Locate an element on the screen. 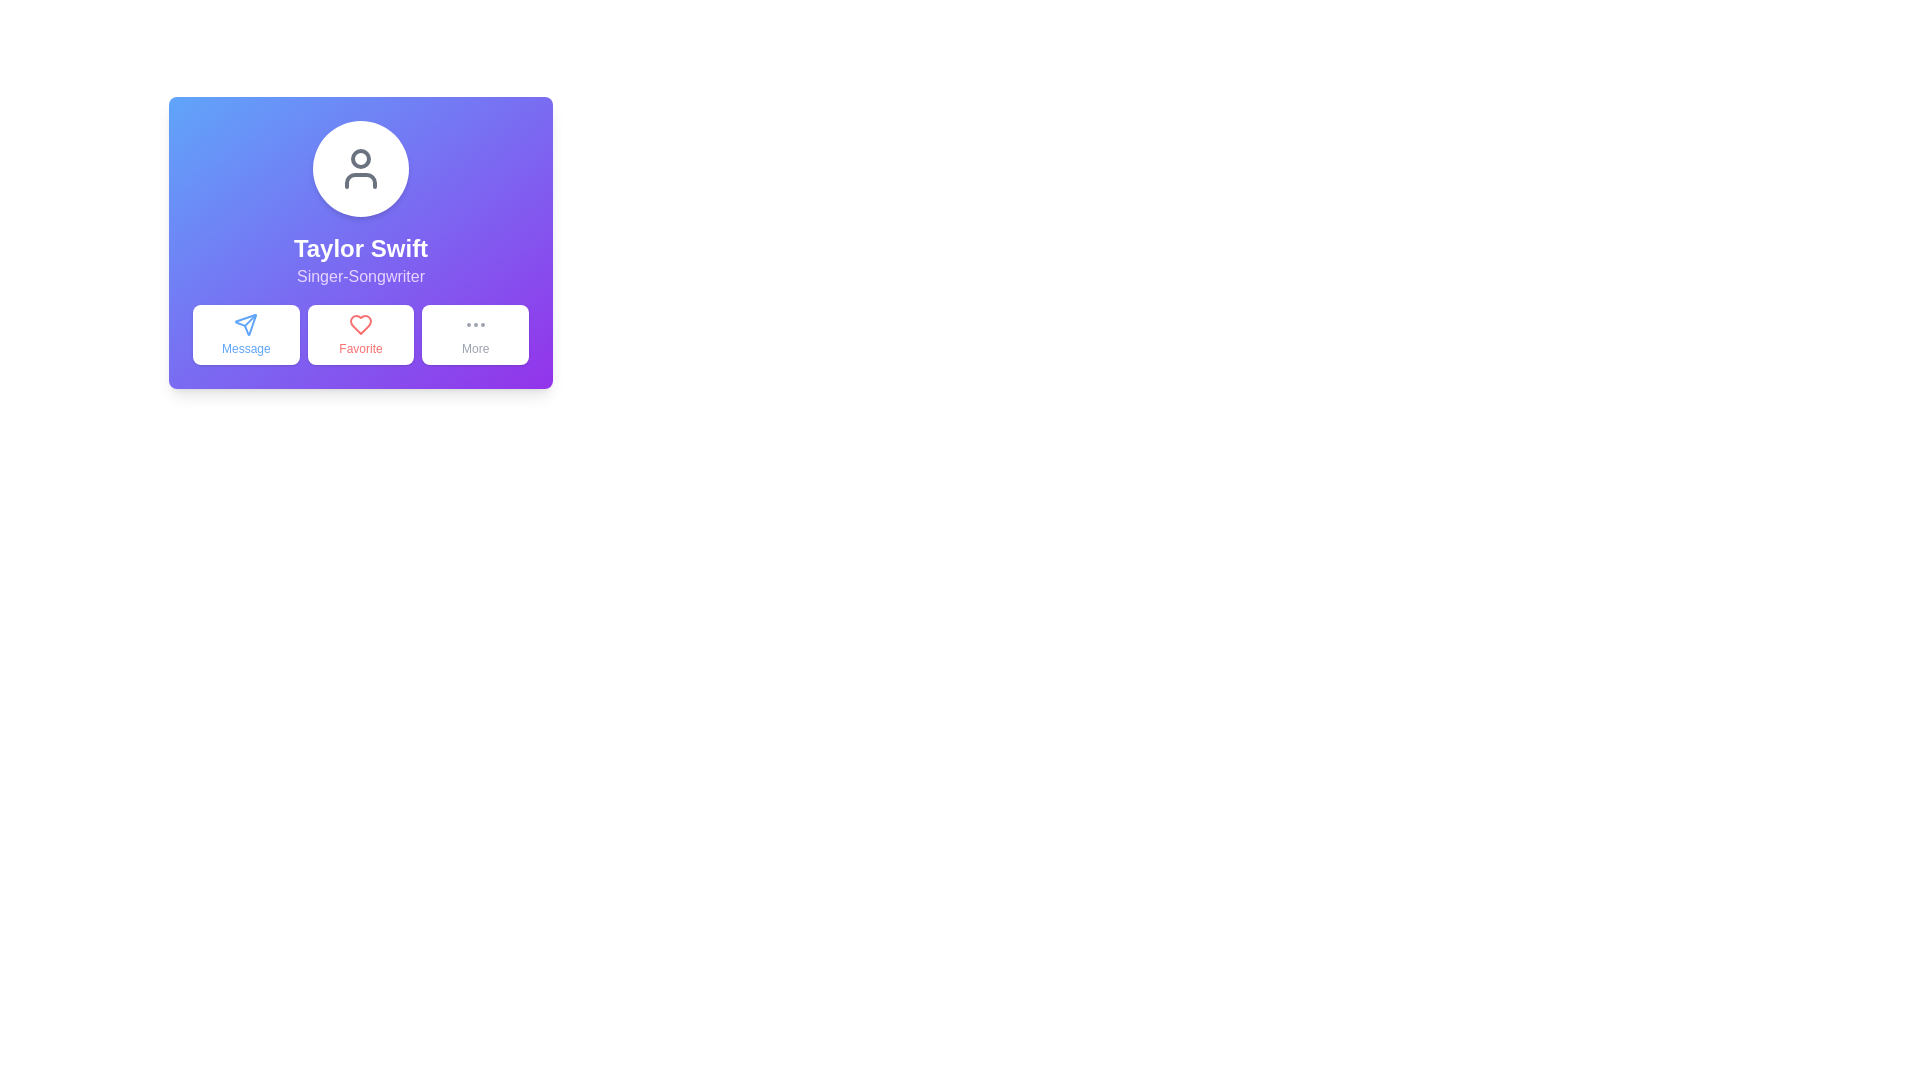 The width and height of the screenshot is (1920, 1080). the 'More' text label, which is styled in a sans-serif font and displayed in light gray, positioned beneath a row of three dots, indicating an overflow options menu is located at coordinates (474, 347).